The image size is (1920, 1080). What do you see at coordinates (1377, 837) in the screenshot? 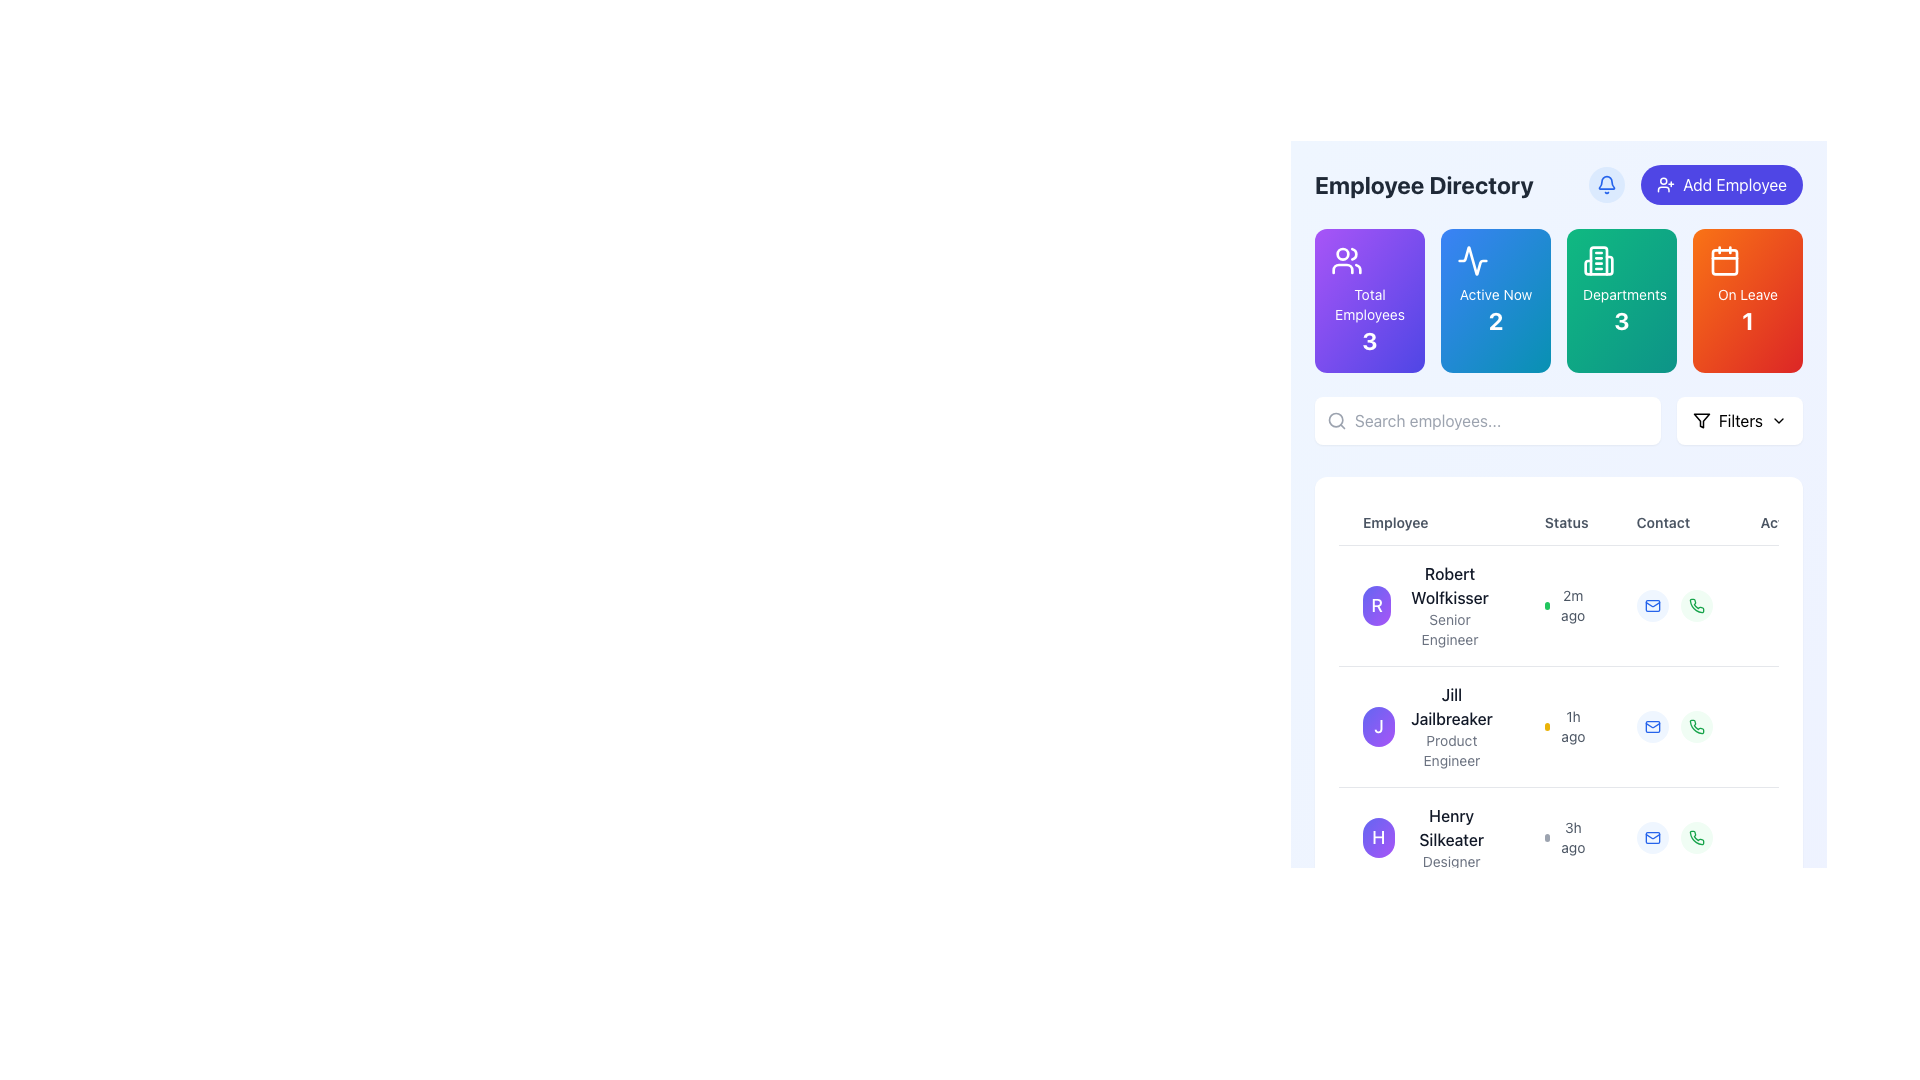
I see `the circular badge or avatar for user 'Henry Silkeater' located in the third row of the 'Employee' column in the employee directory table` at bounding box center [1377, 837].